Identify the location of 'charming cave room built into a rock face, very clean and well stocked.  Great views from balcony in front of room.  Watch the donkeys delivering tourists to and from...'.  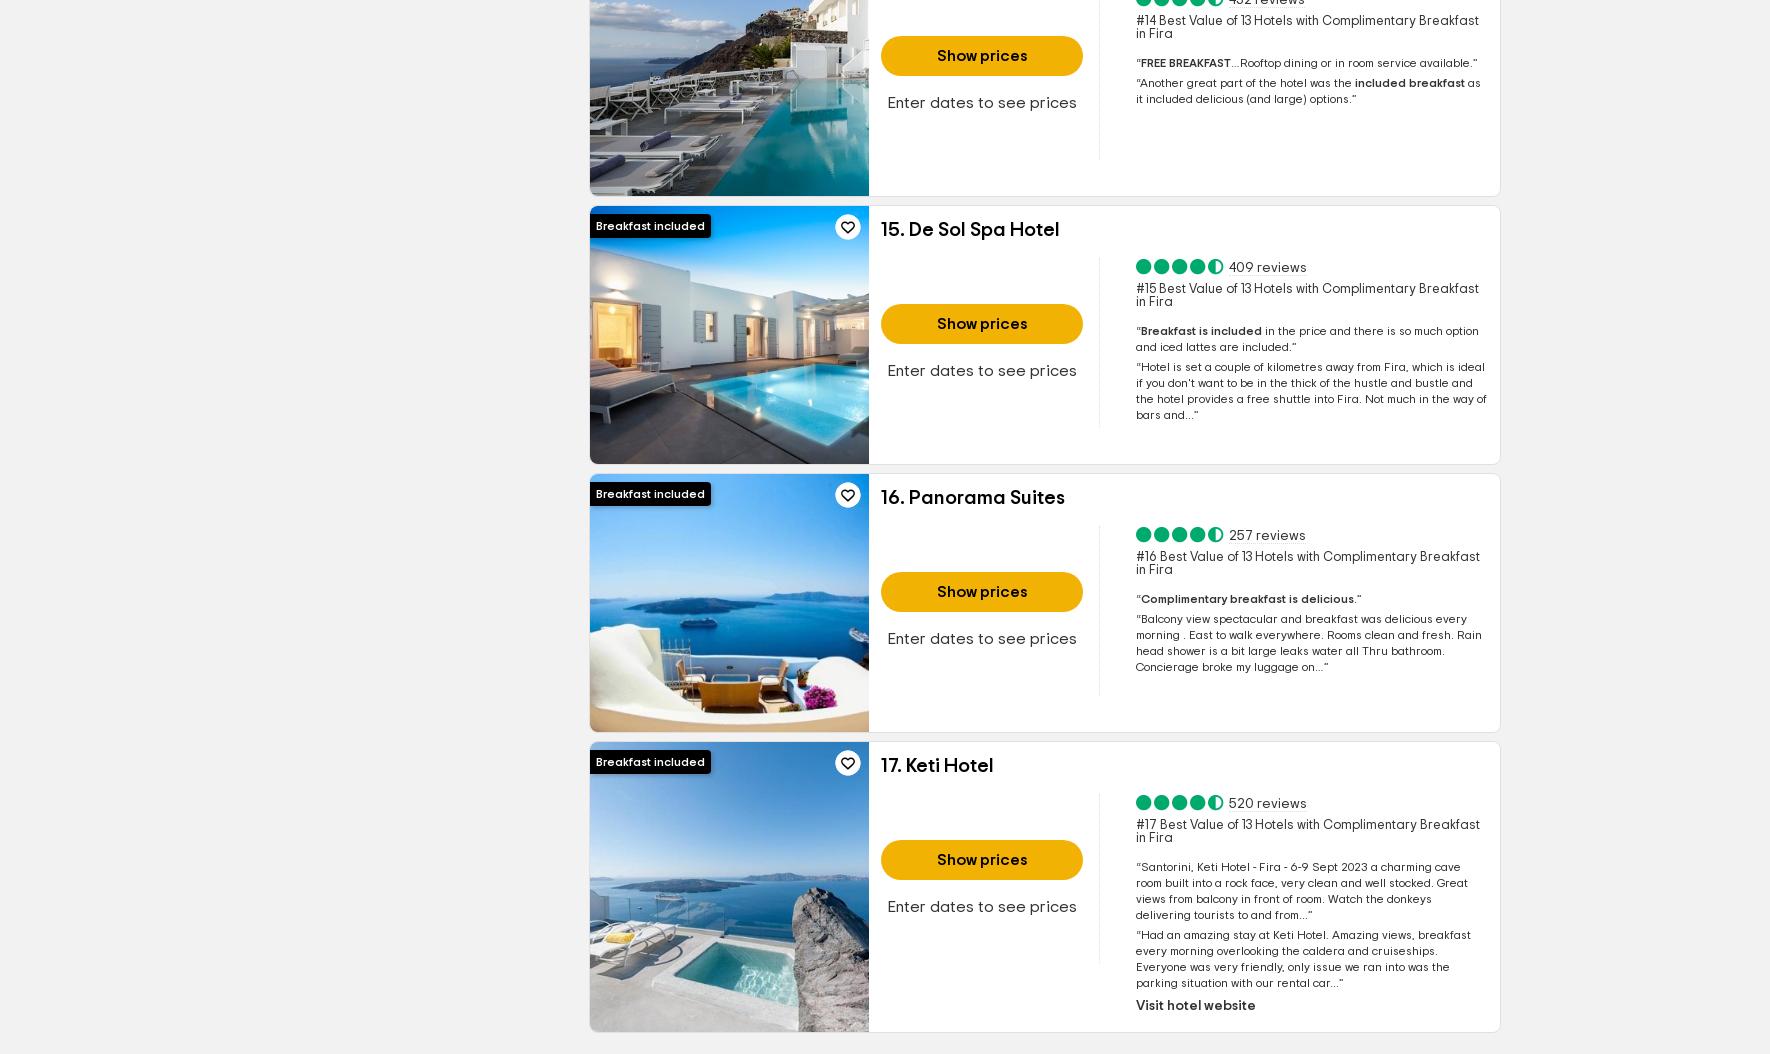
(1299, 891).